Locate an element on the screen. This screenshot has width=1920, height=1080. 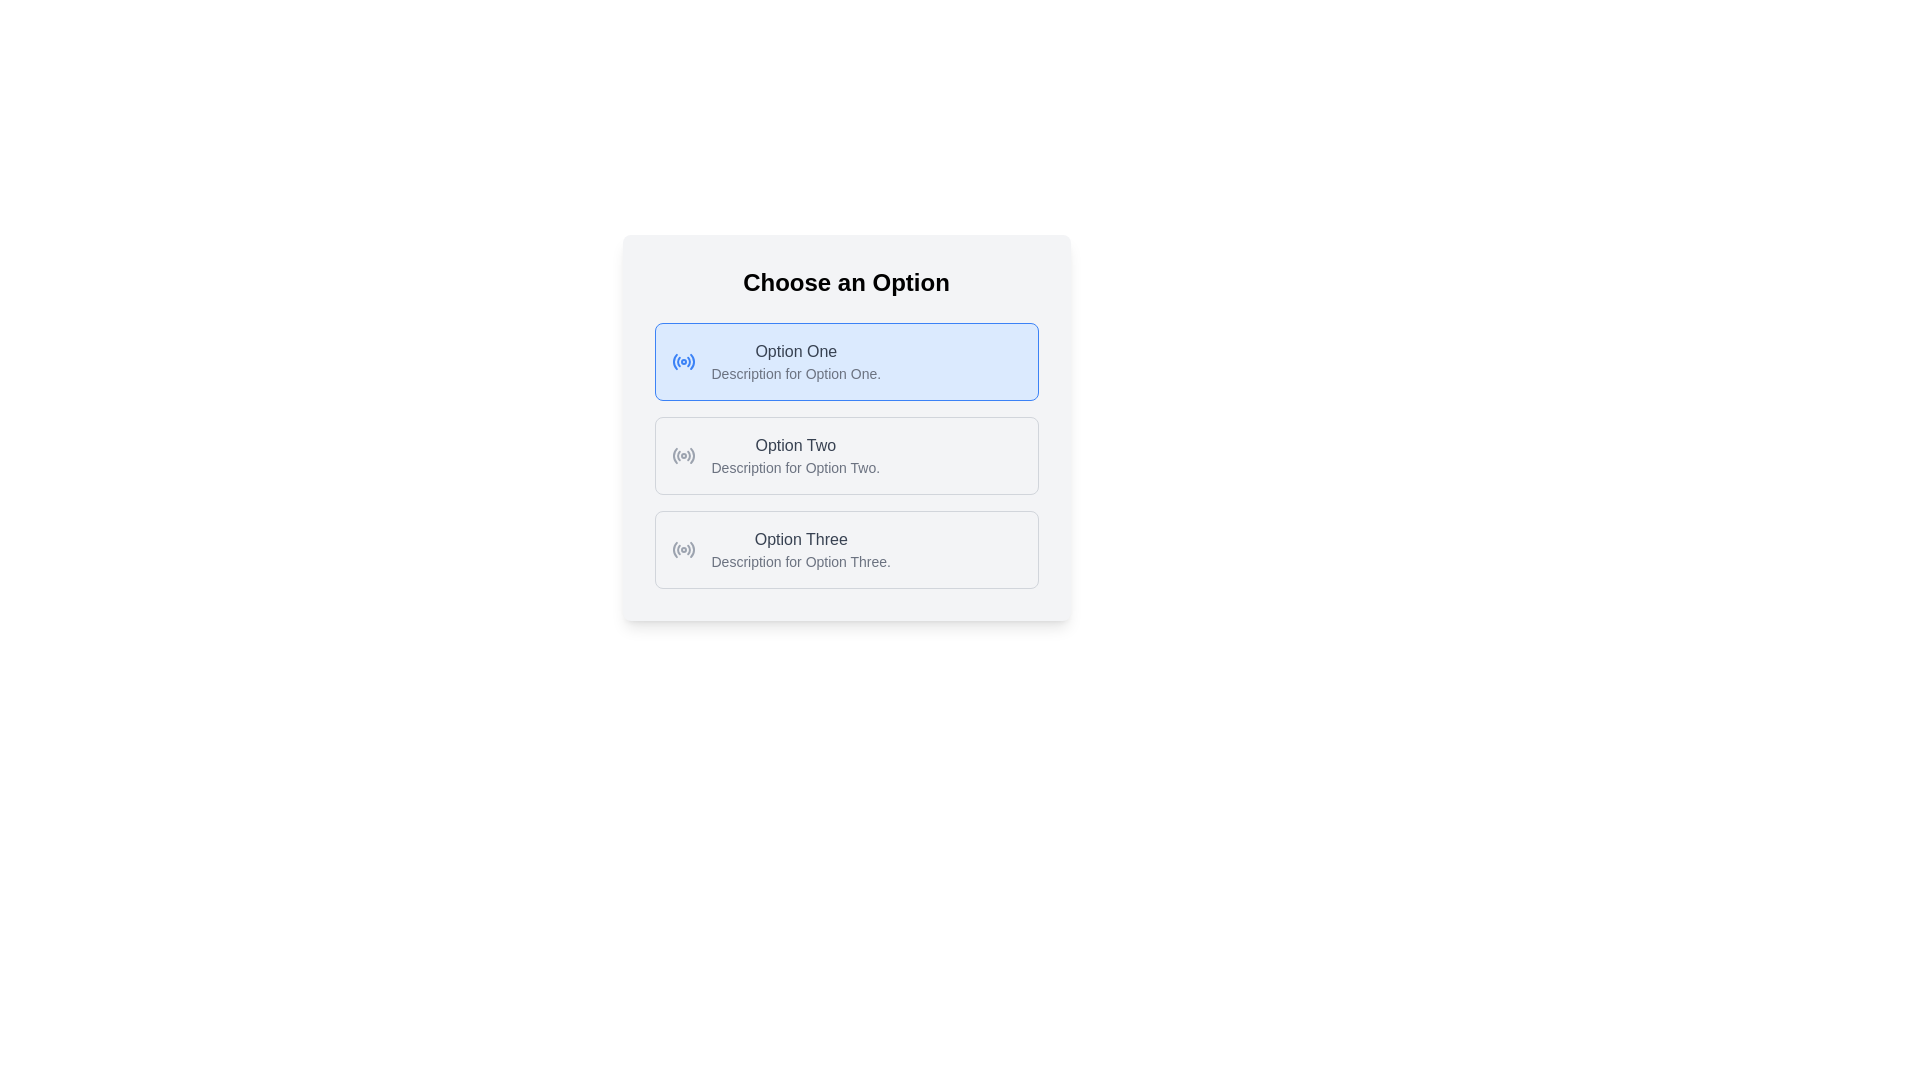
the radio button for 'Option Three' is located at coordinates (683, 550).